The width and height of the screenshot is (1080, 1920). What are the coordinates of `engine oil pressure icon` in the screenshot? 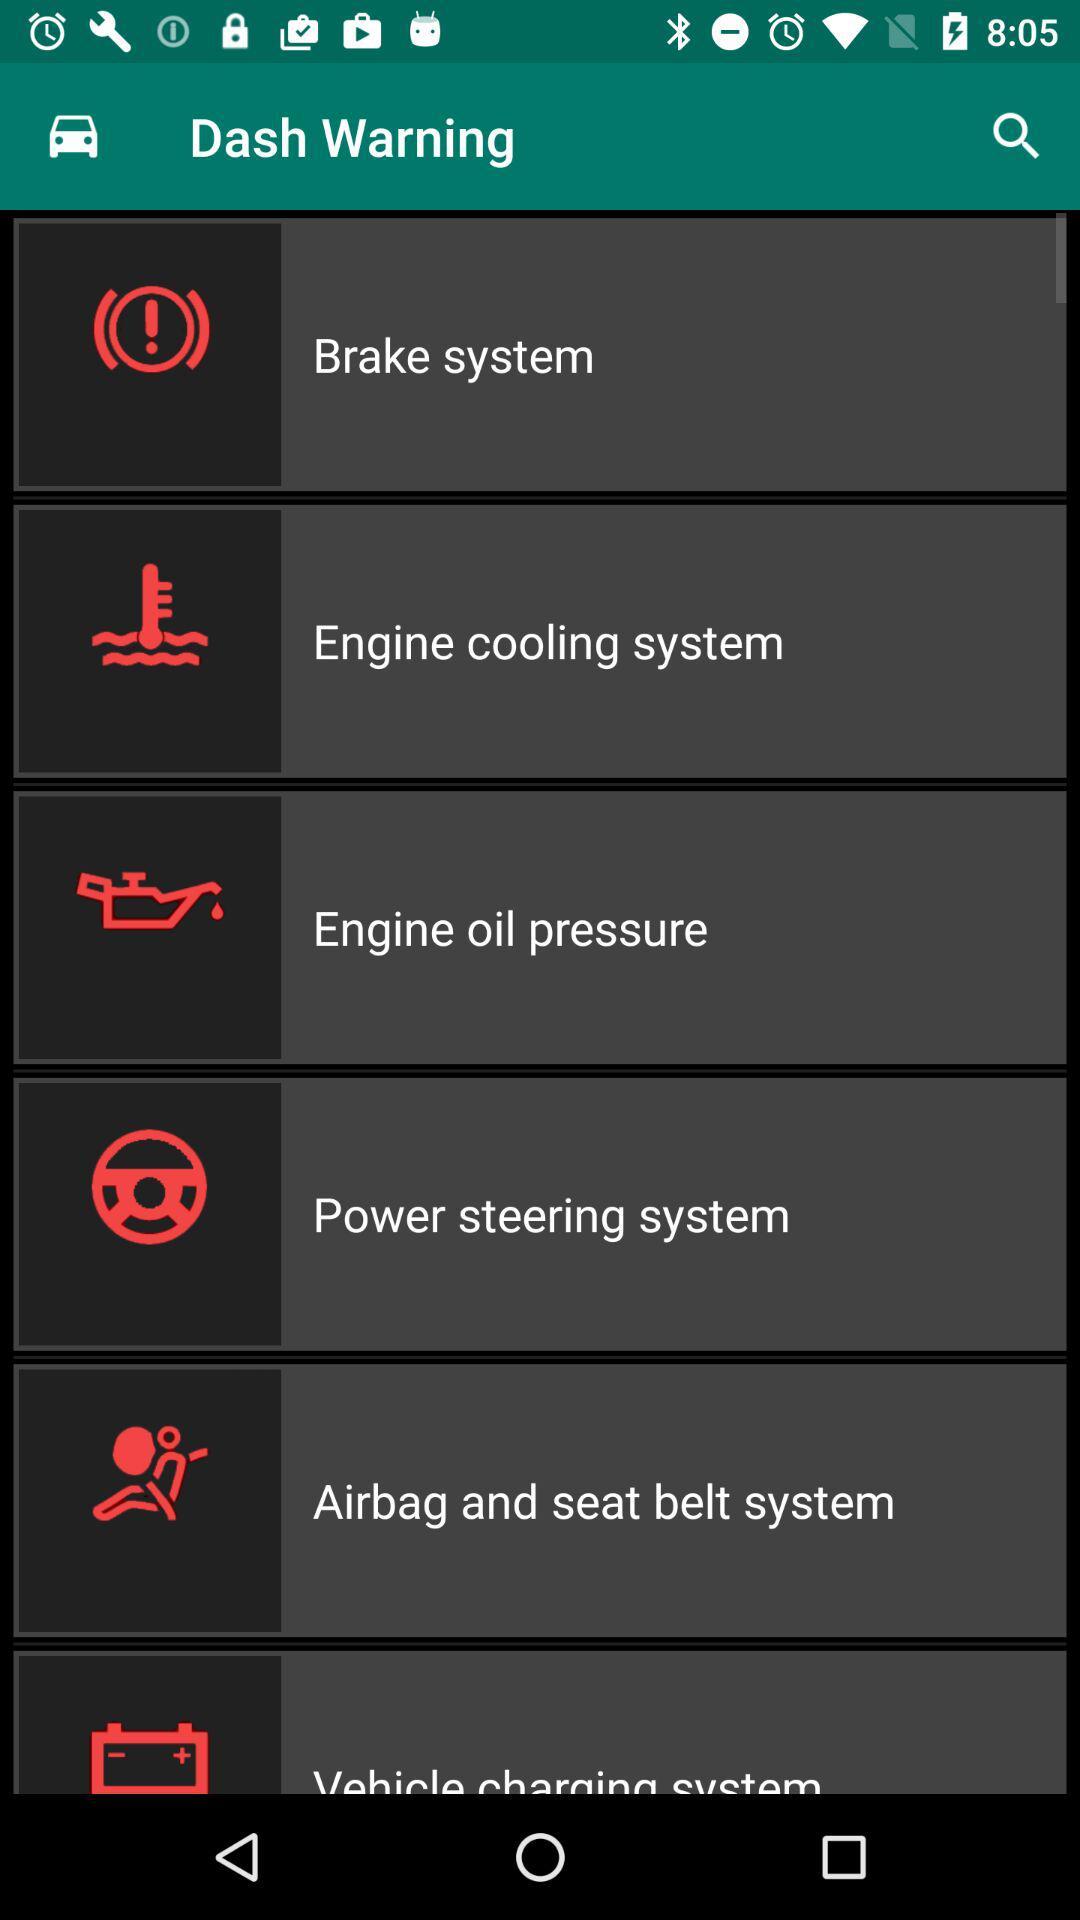 It's located at (688, 926).